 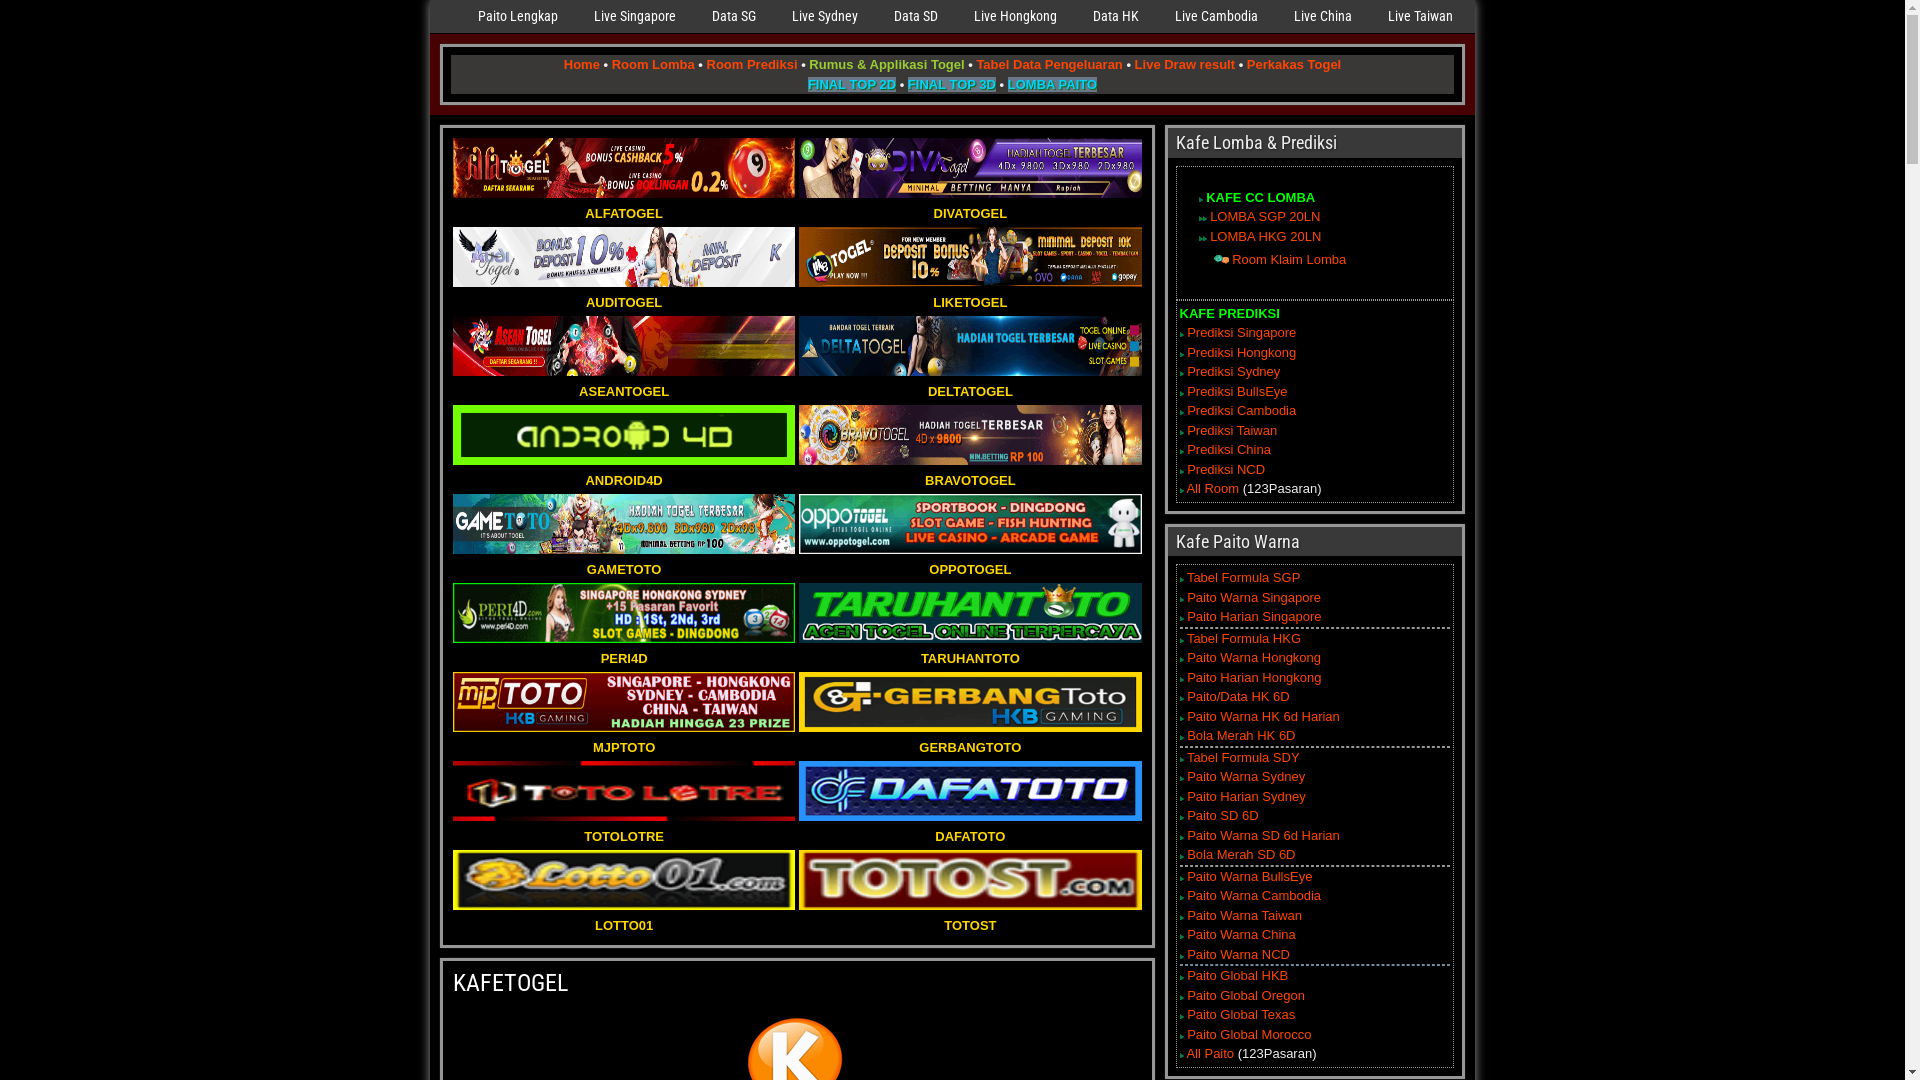 What do you see at coordinates (623, 648) in the screenshot?
I see `'PERI4D'` at bounding box center [623, 648].